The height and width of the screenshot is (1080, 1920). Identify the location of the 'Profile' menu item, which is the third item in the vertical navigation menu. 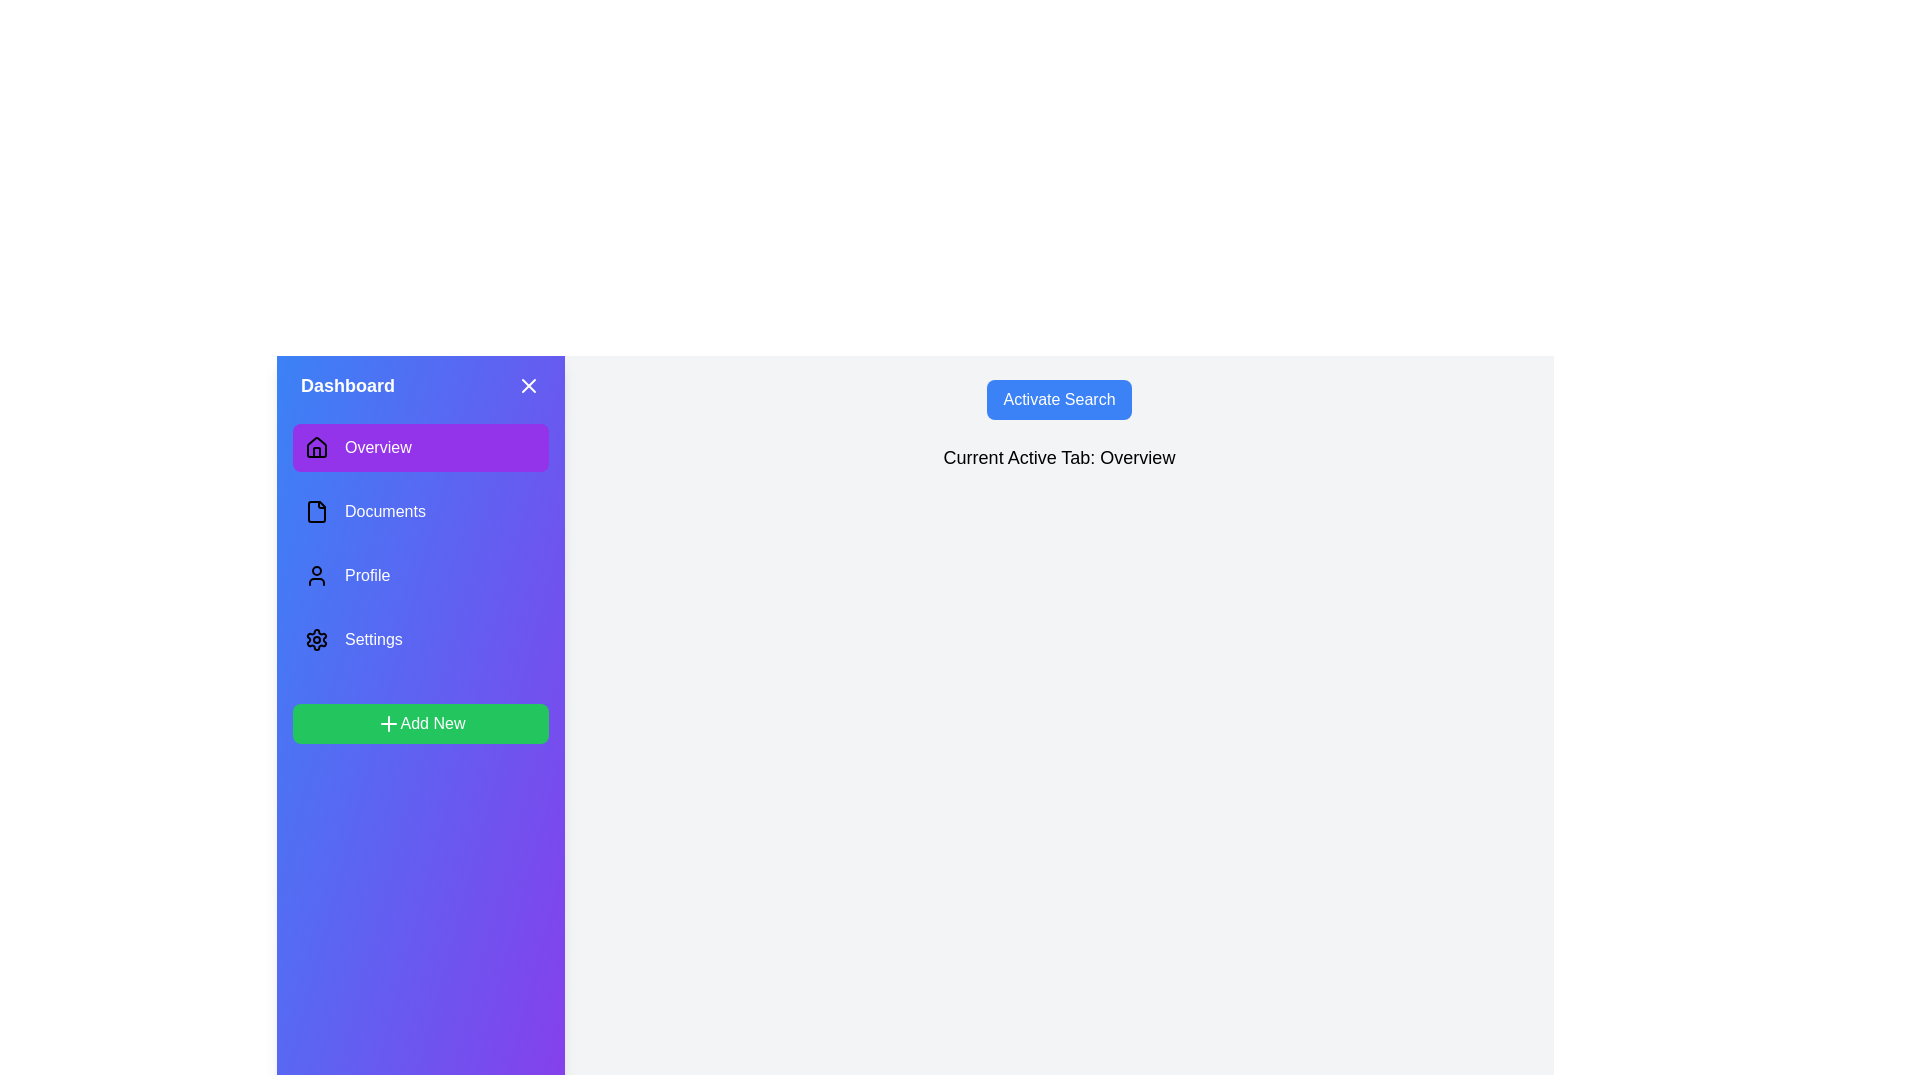
(420, 575).